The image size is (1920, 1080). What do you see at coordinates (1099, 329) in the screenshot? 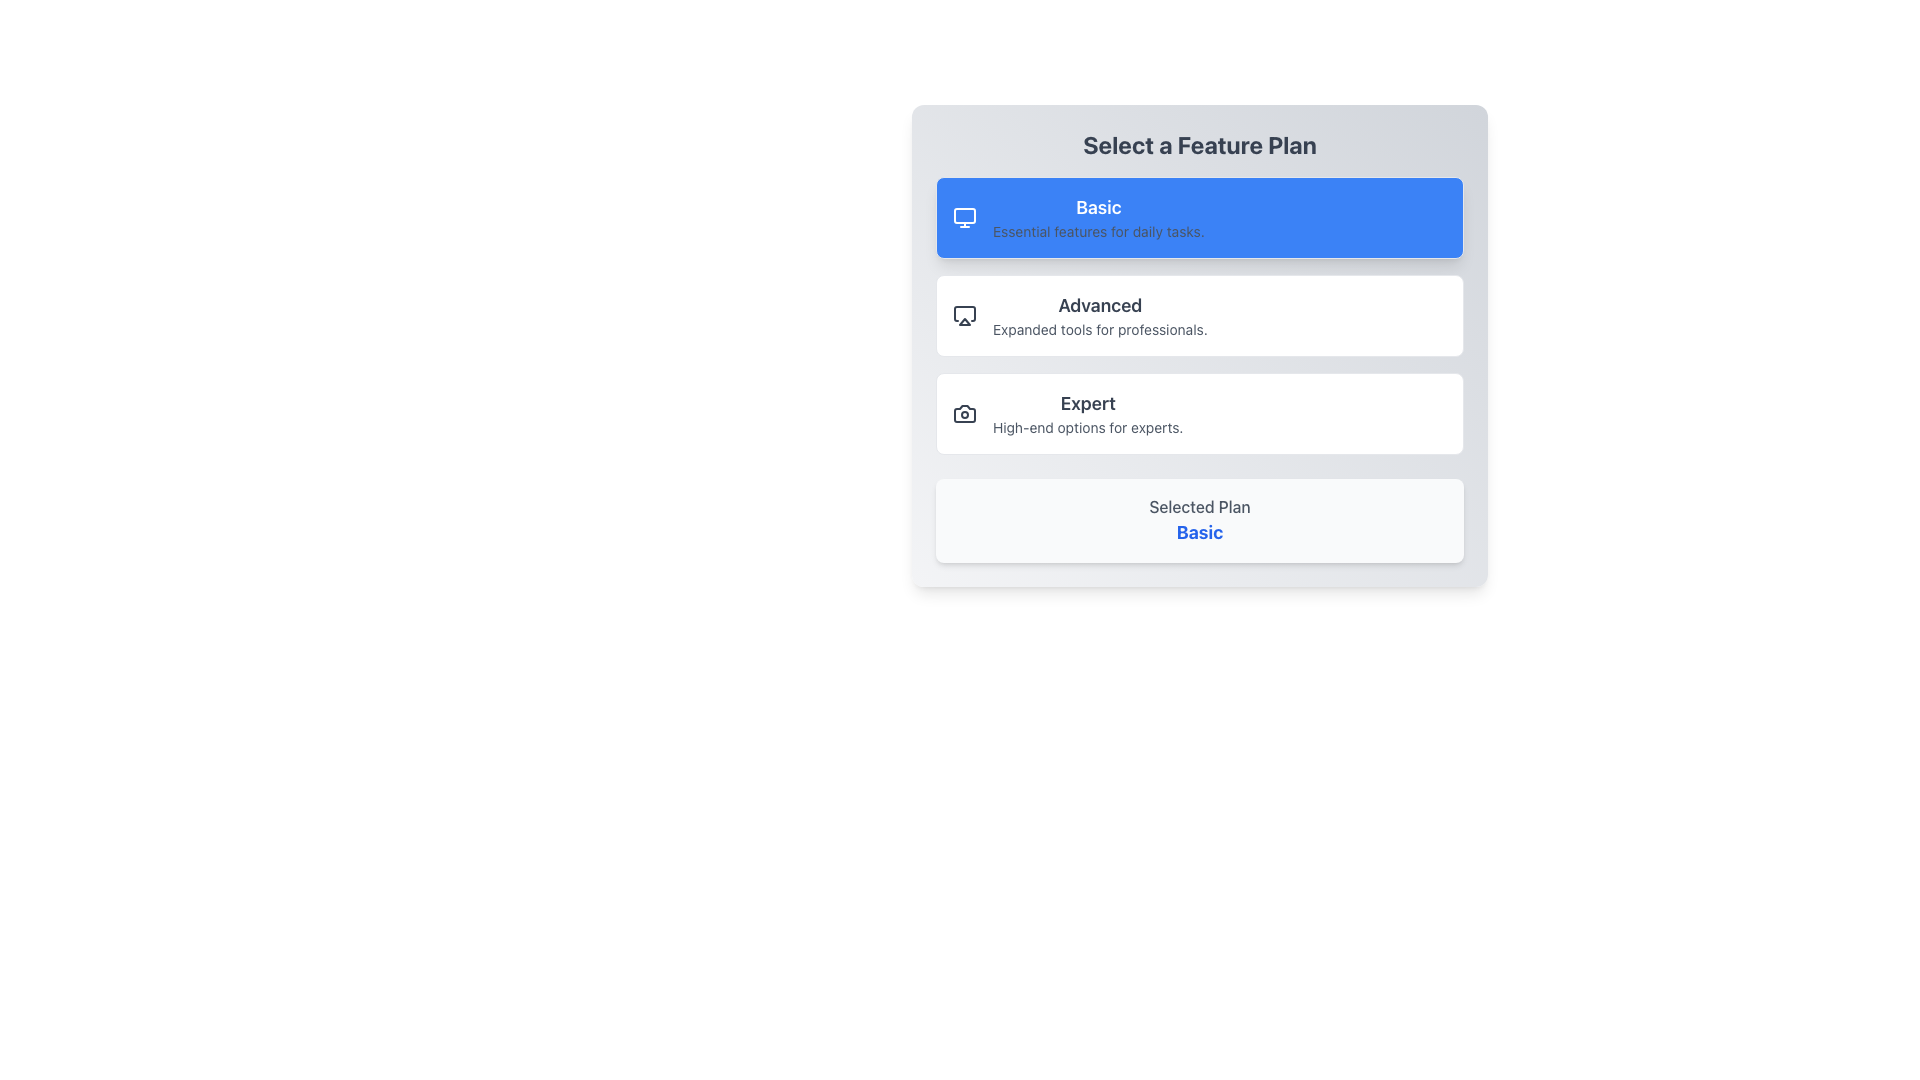
I see `the text 'Expanded tools for professionals.' for copying, which is styled in light gray and positioned directly below the title 'Advanced' in the 'Advanced' plan tile` at bounding box center [1099, 329].